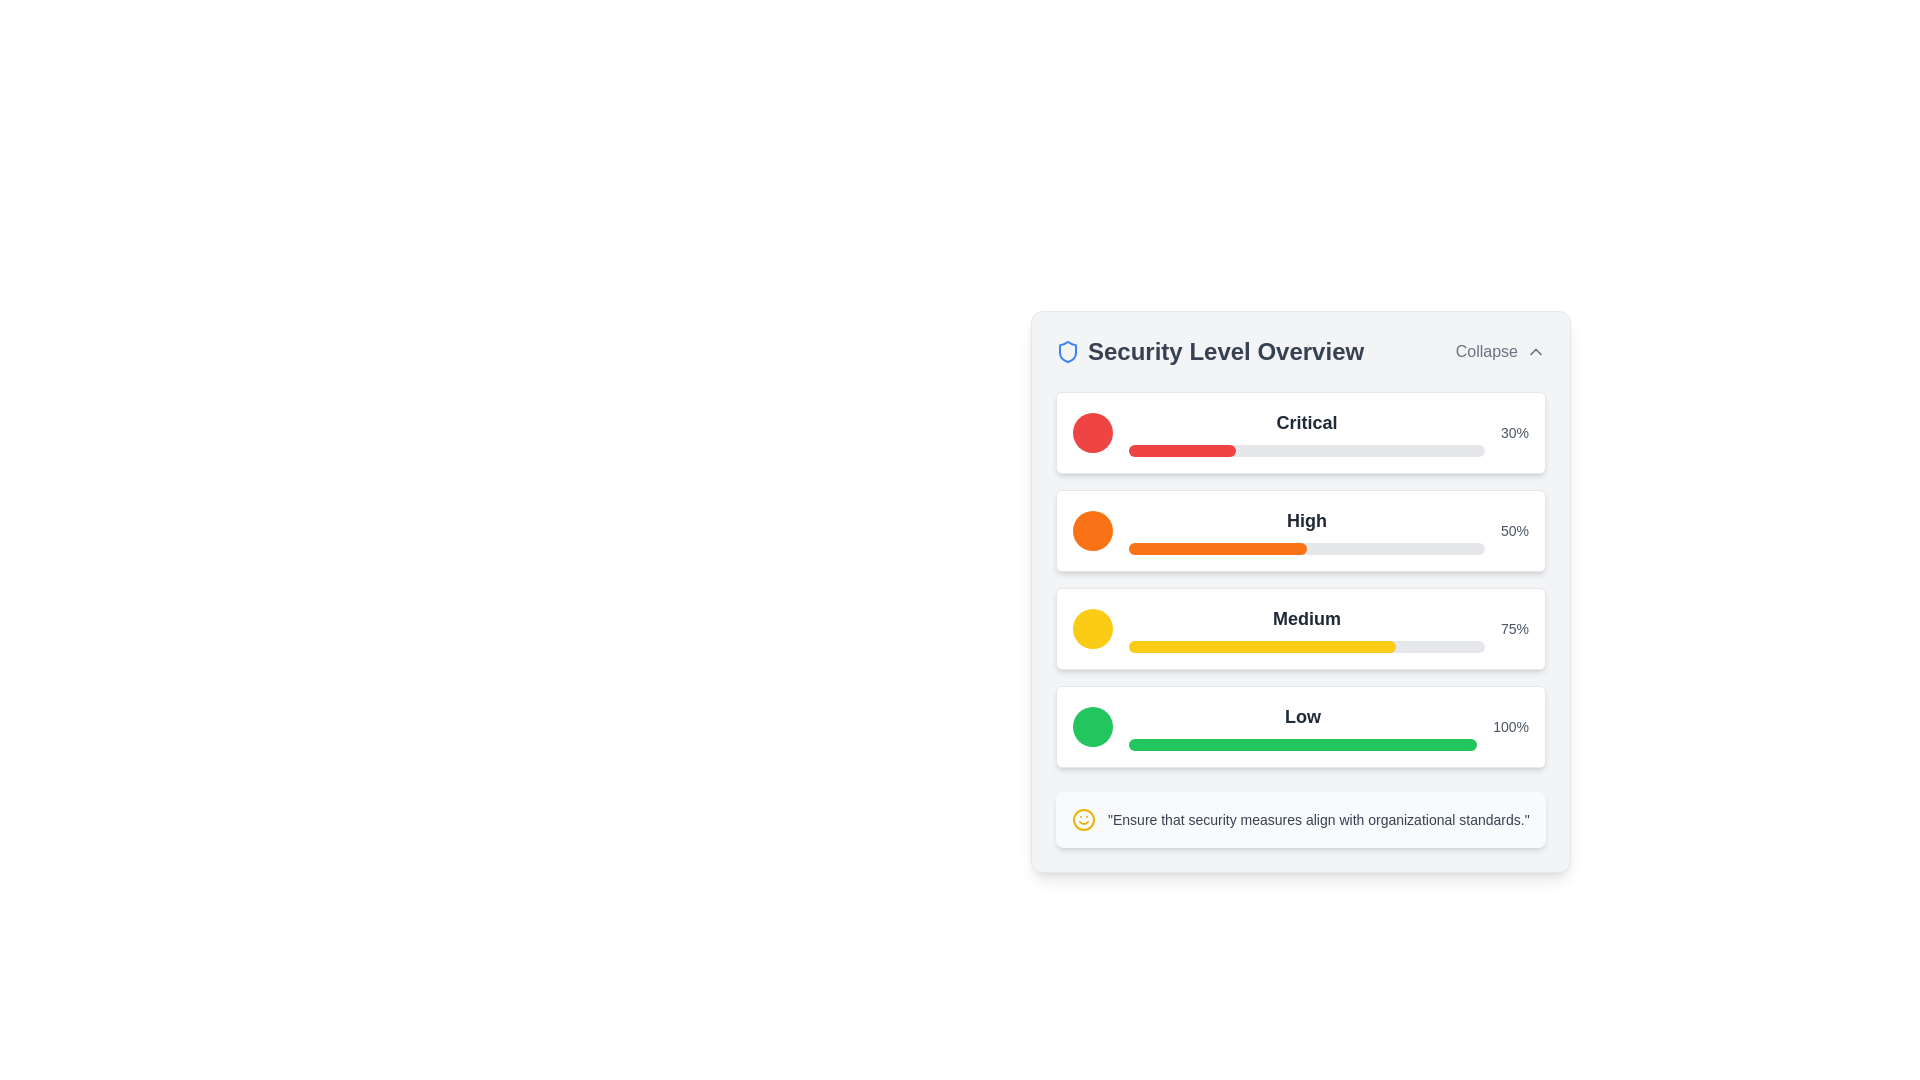 The image size is (1920, 1080). Describe the element at coordinates (1300, 627) in the screenshot. I see `the Indicator card labeled 'Medium', which features a yellow icon, bold black text 'Medium', a progress bar at 75%, and the text '75%' in gray` at that location.